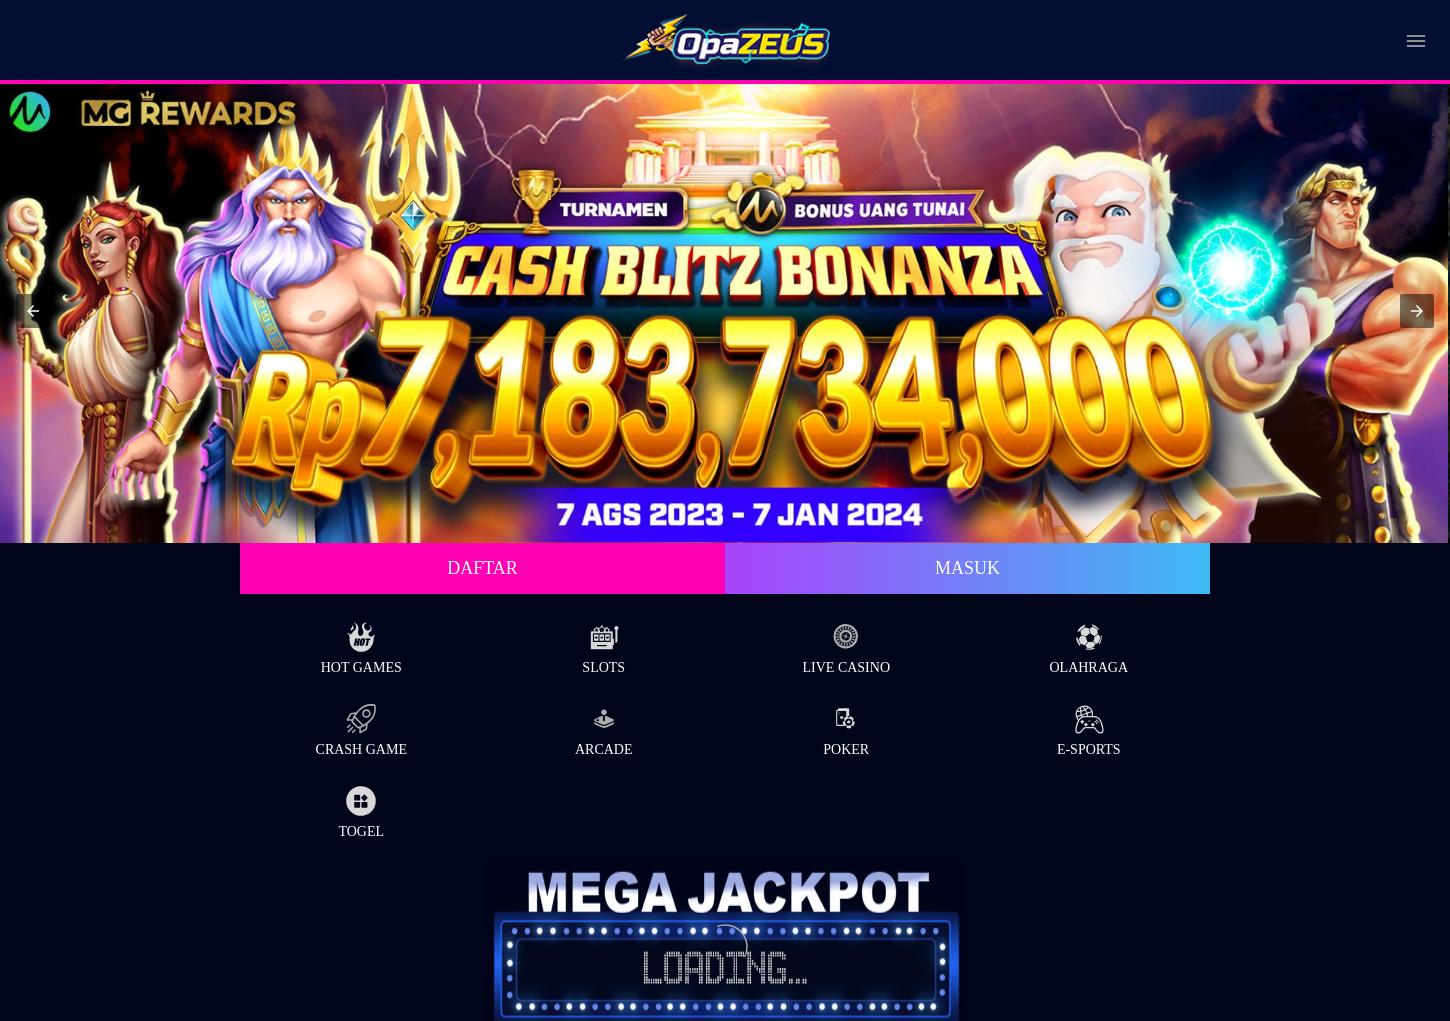  Describe the element at coordinates (480, 565) in the screenshot. I see `'Daftar'` at that location.